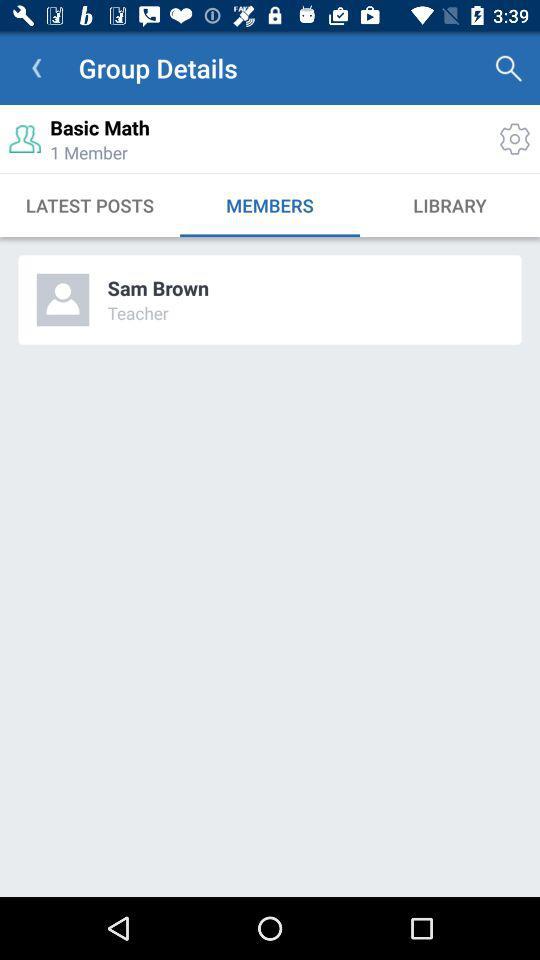  I want to click on the settings icon, so click(514, 138).